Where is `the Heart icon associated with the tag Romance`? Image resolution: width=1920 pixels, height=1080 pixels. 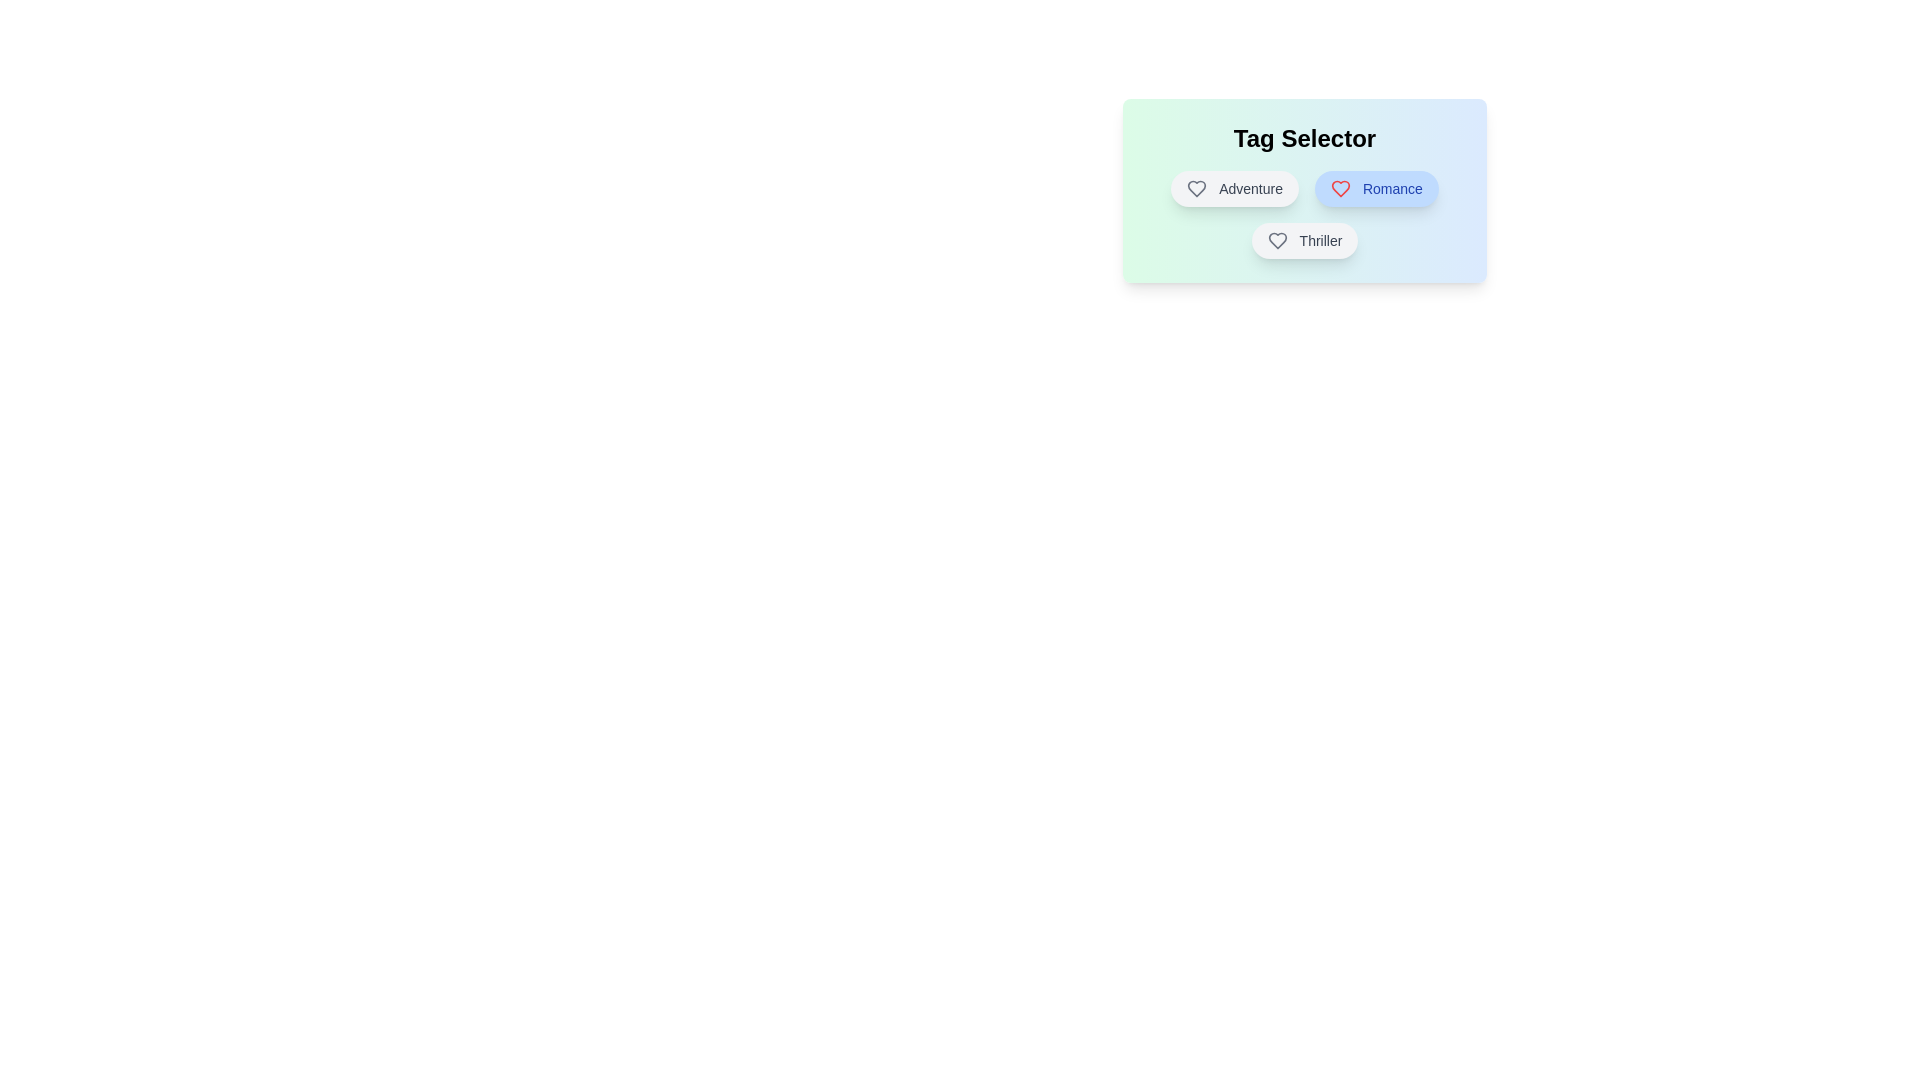
the Heart icon associated with the tag Romance is located at coordinates (1340, 189).